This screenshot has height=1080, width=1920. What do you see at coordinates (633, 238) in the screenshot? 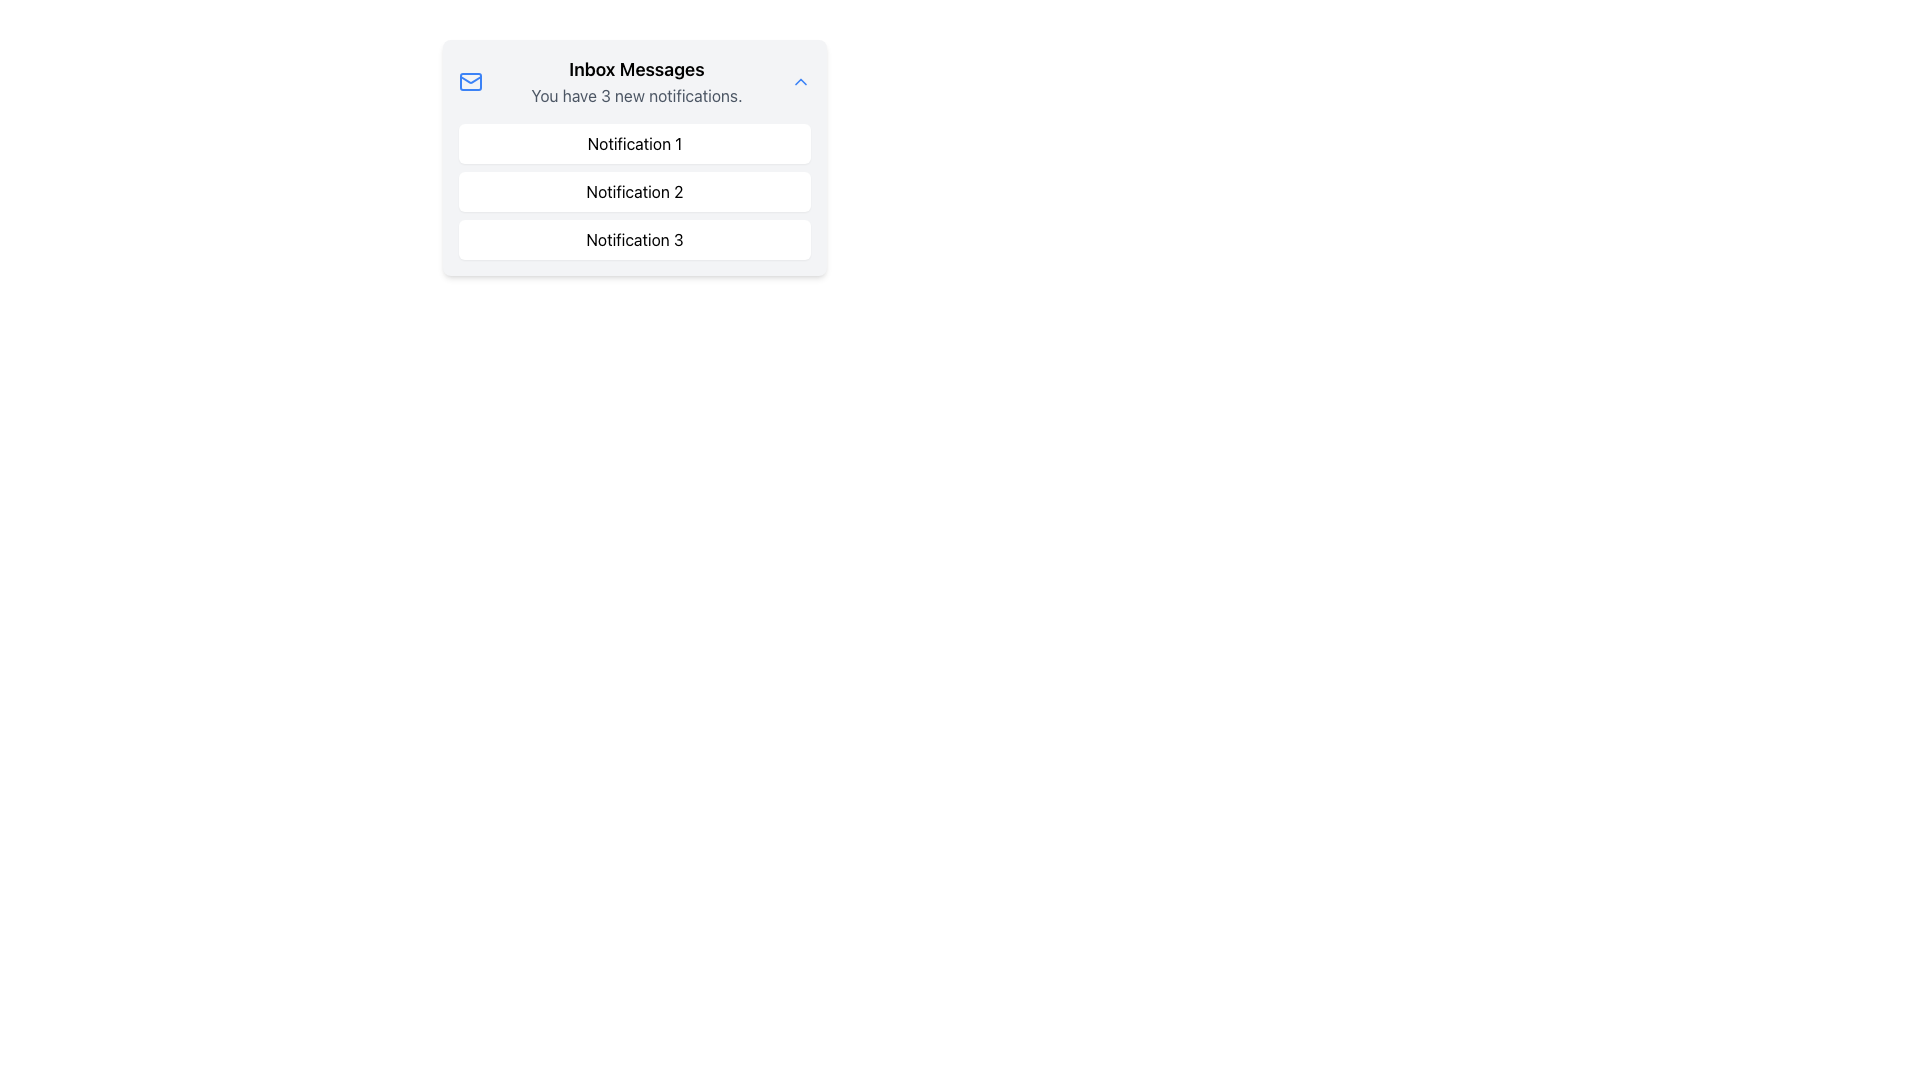
I see `the Notification entry that contains the text 'Notification 3', which is the third item in the vertically-stacked list of notifications` at bounding box center [633, 238].